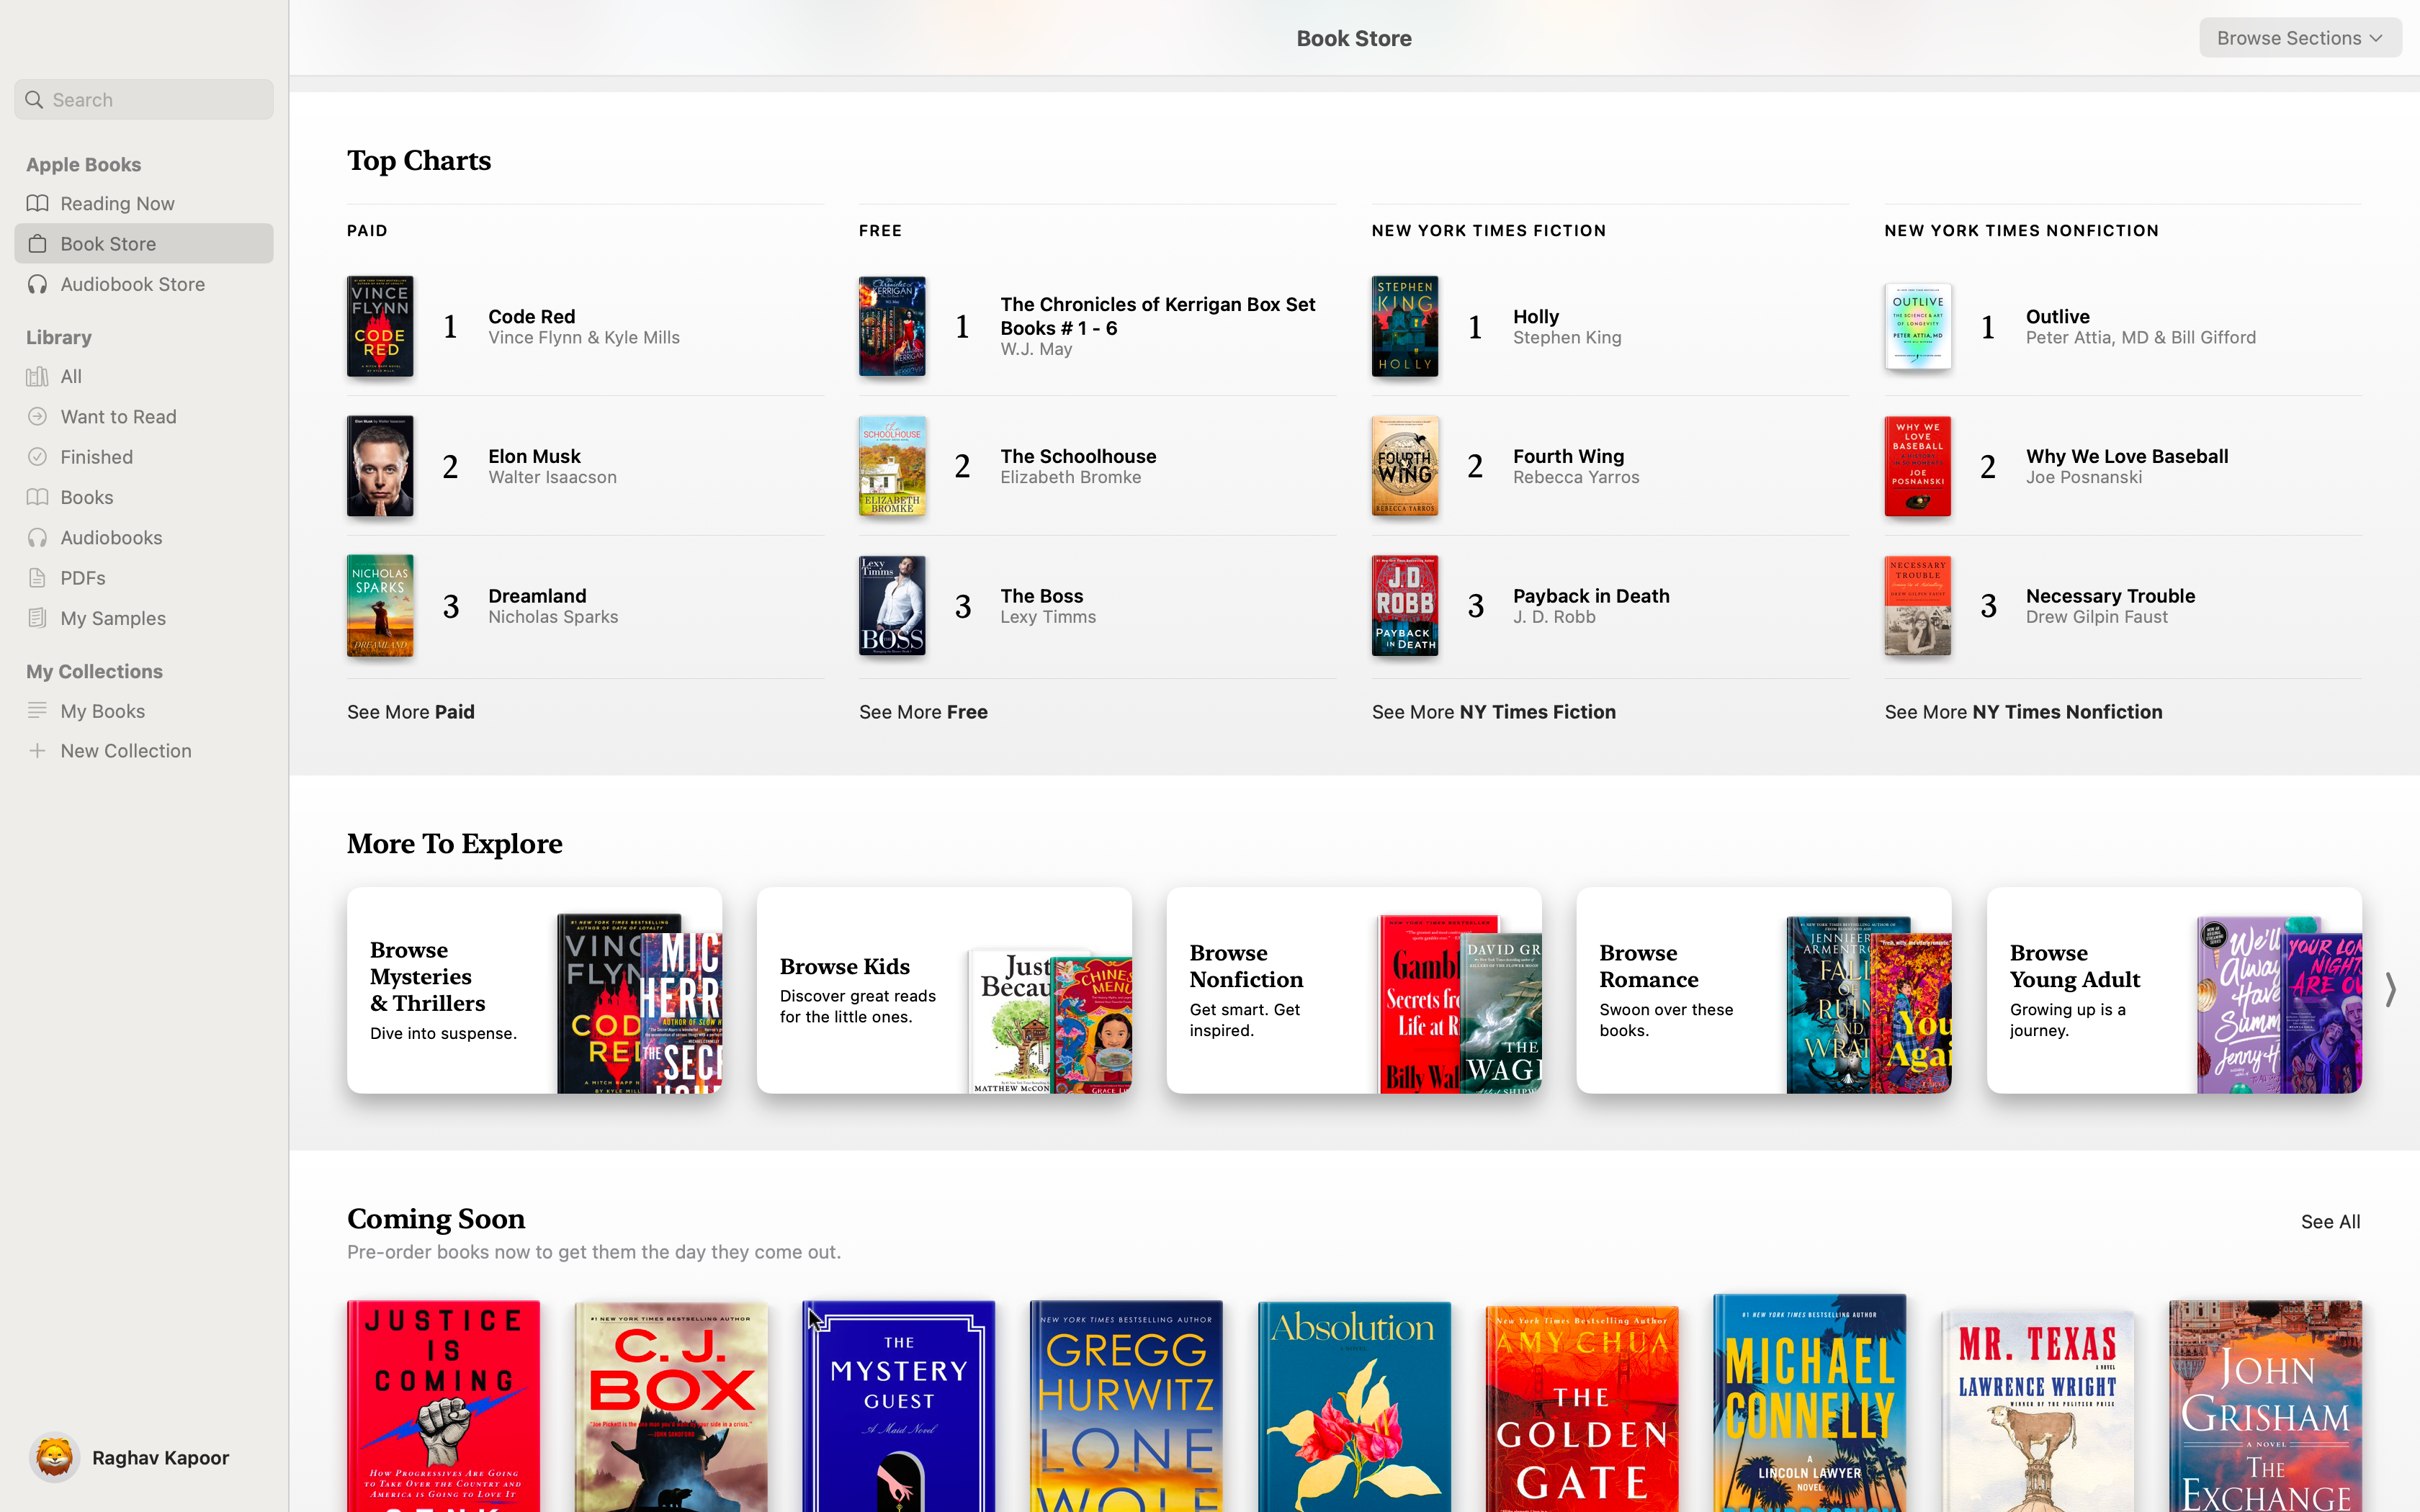 Image resolution: width=2420 pixels, height=1512 pixels. Describe the element at coordinates (143, 99) in the screenshot. I see `Utilize the search bar to find the book "Rich dad poor dad"` at that location.